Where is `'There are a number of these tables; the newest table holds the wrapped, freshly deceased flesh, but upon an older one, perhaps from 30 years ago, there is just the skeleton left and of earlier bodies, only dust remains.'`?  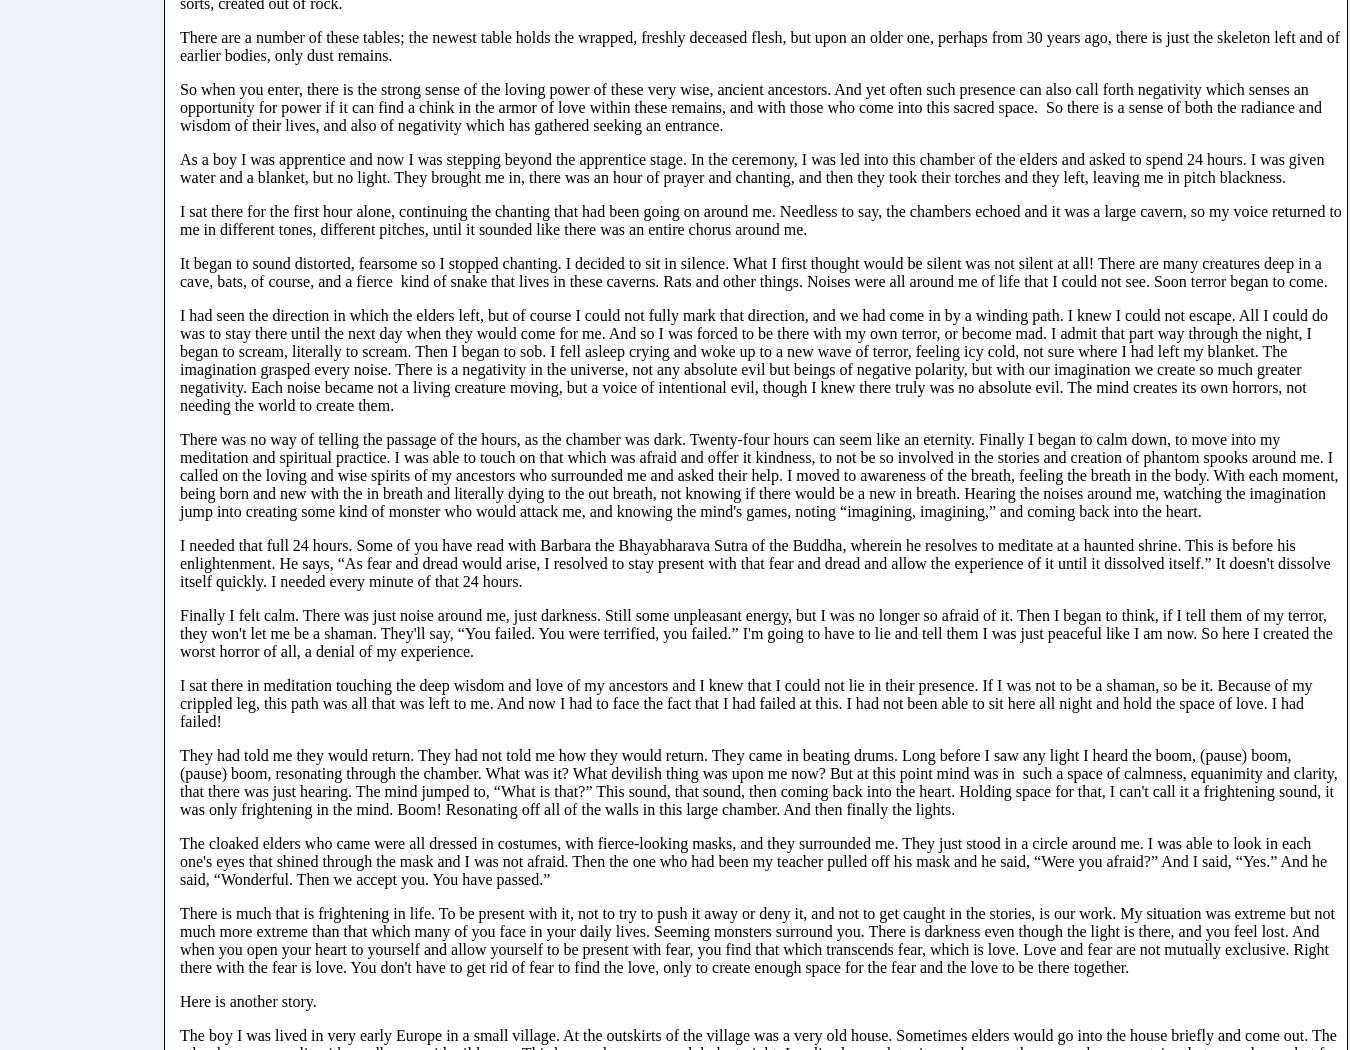
'There are a number of these tables; the newest table holds the wrapped, freshly deceased flesh, but upon an older one, perhaps from 30 years ago, there is just the skeleton left and of earlier bodies, only dust remains.' is located at coordinates (759, 44).